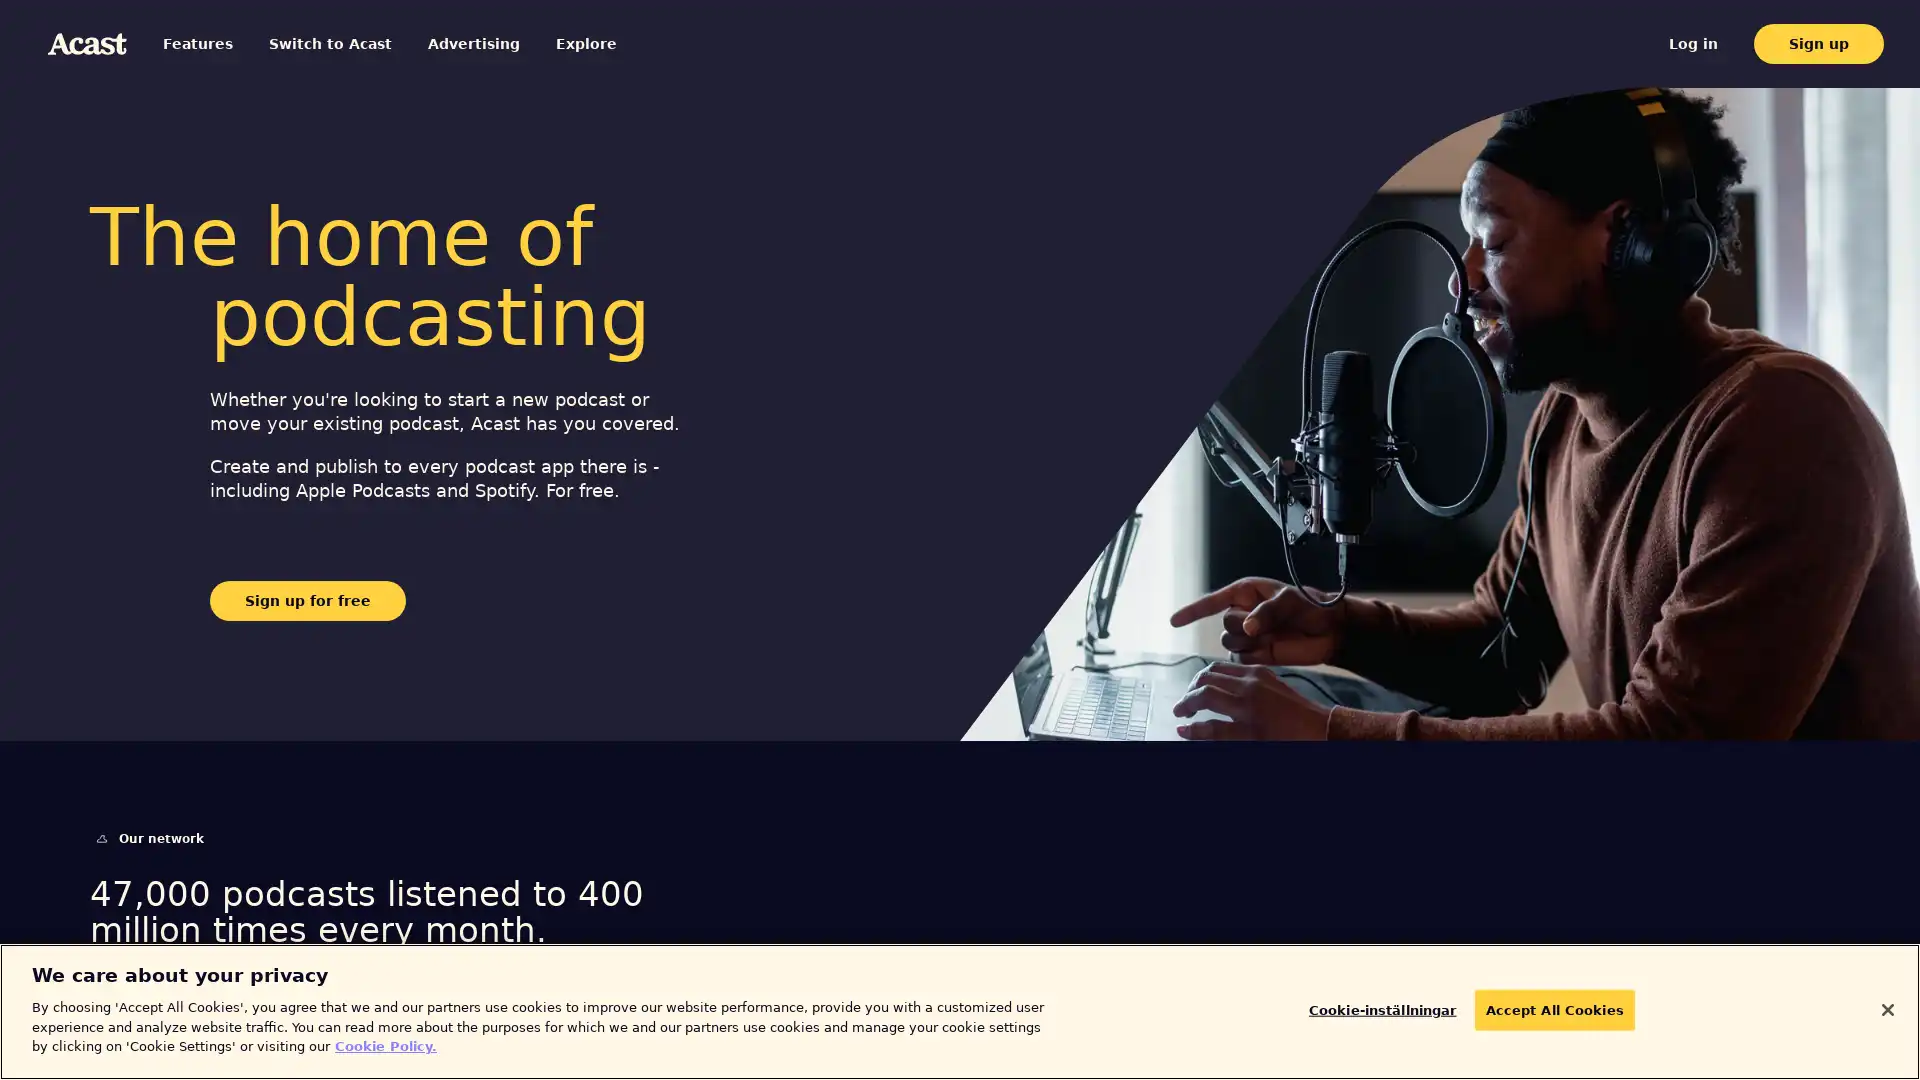 The height and width of the screenshot is (1080, 1920). What do you see at coordinates (1886, 1009) in the screenshot?
I see `Close` at bounding box center [1886, 1009].